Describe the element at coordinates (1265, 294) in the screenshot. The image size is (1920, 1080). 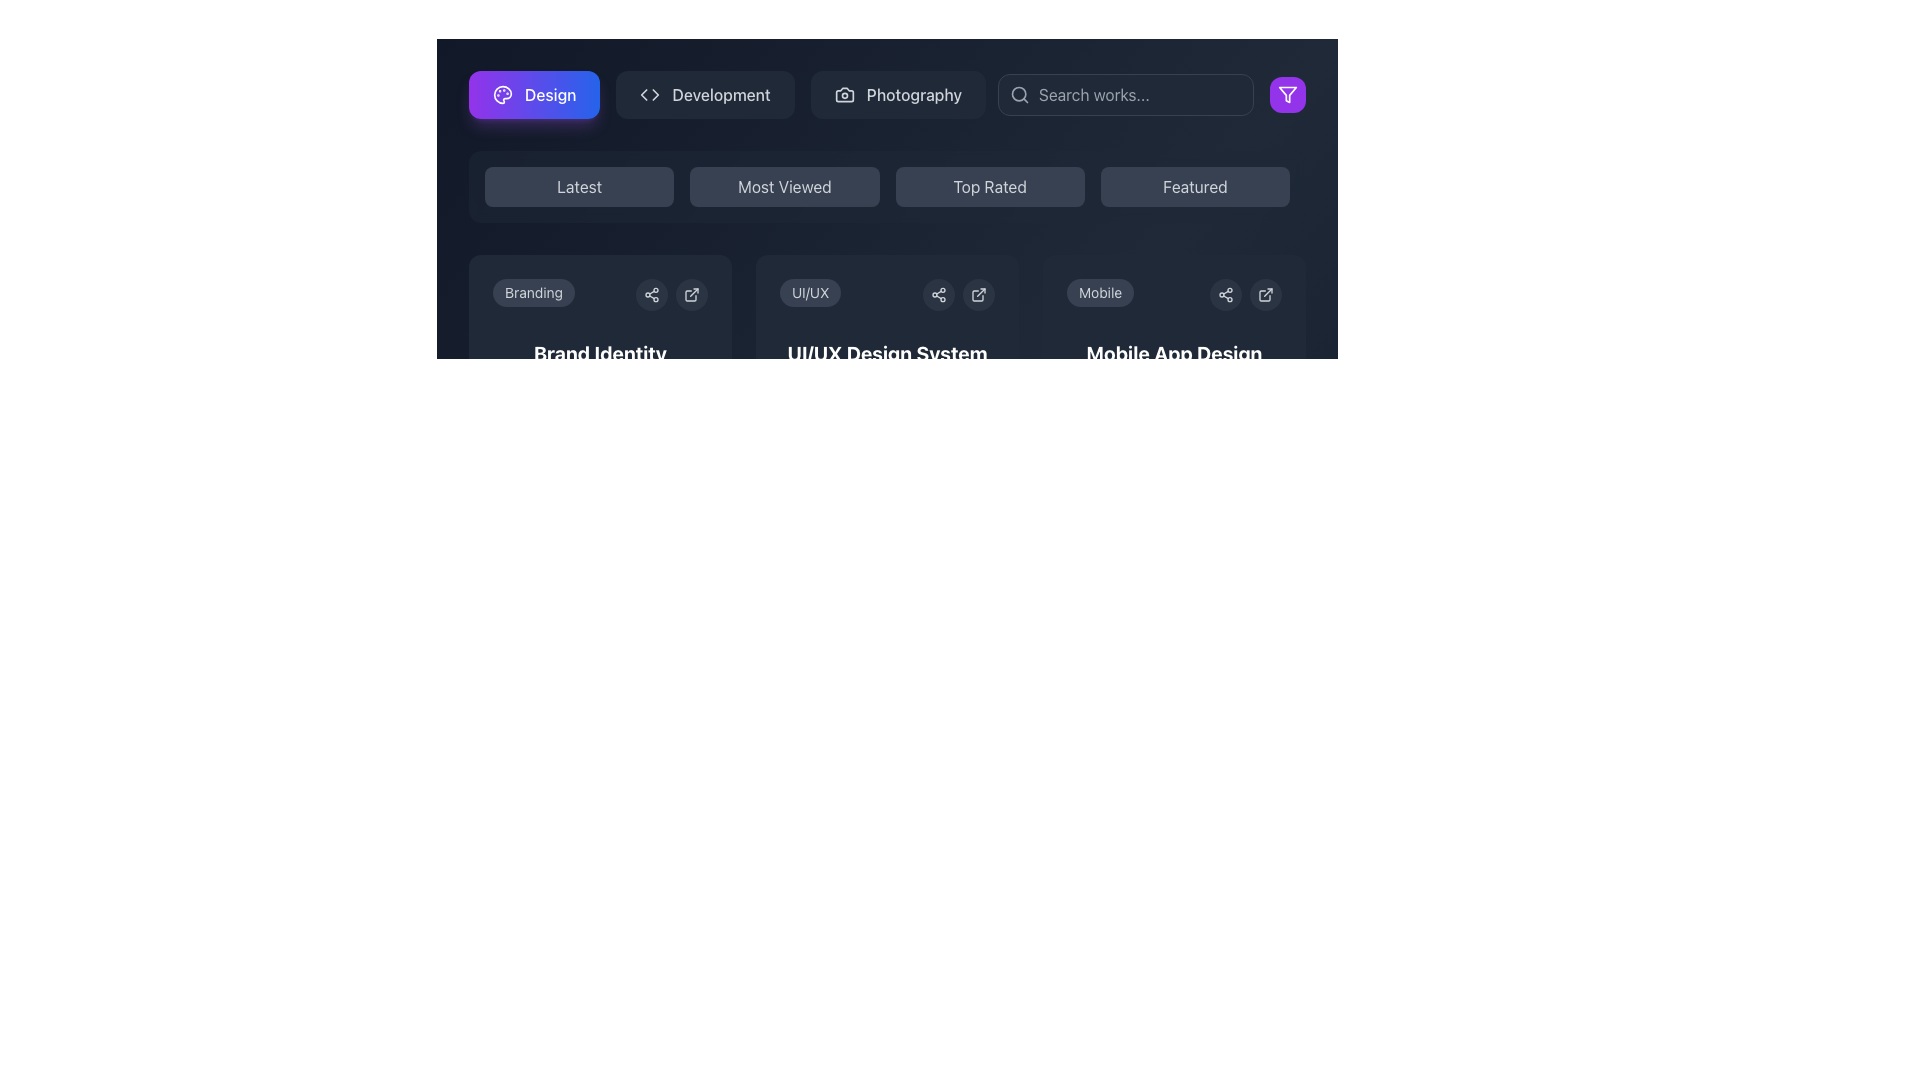
I see `the 'External Link' button located at the far-right of the 'Mobile App Design' card` at that location.